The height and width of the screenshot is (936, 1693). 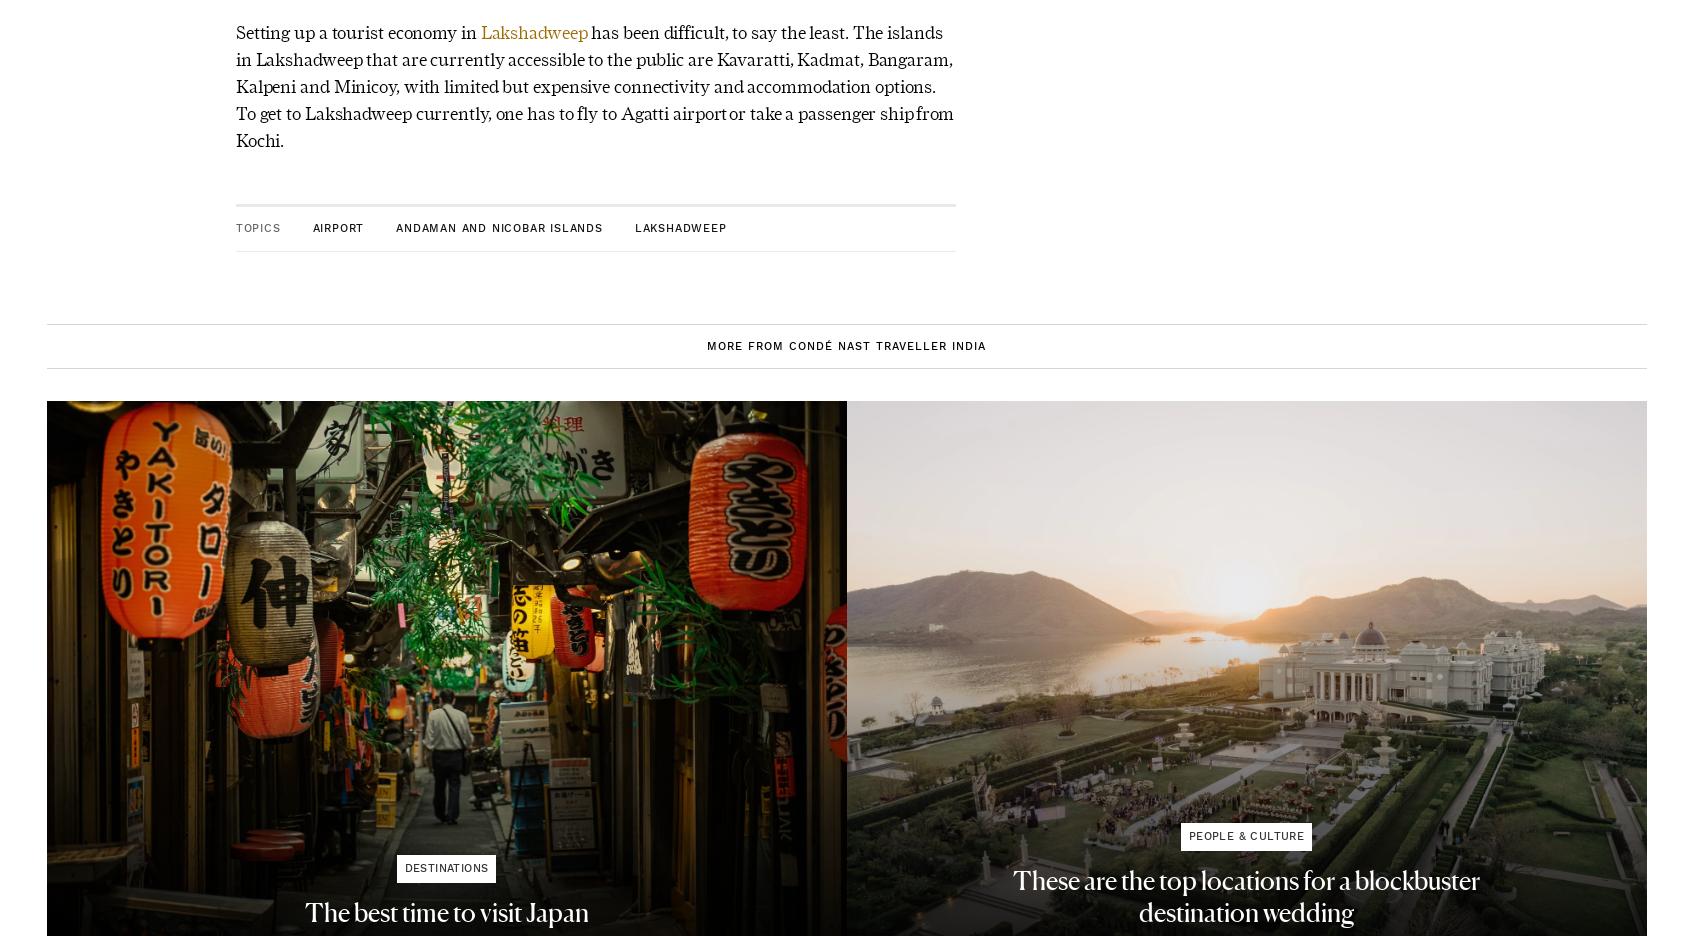 What do you see at coordinates (1246, 896) in the screenshot?
I see `'These are the top locations for a blockbuster destination wedding'` at bounding box center [1246, 896].